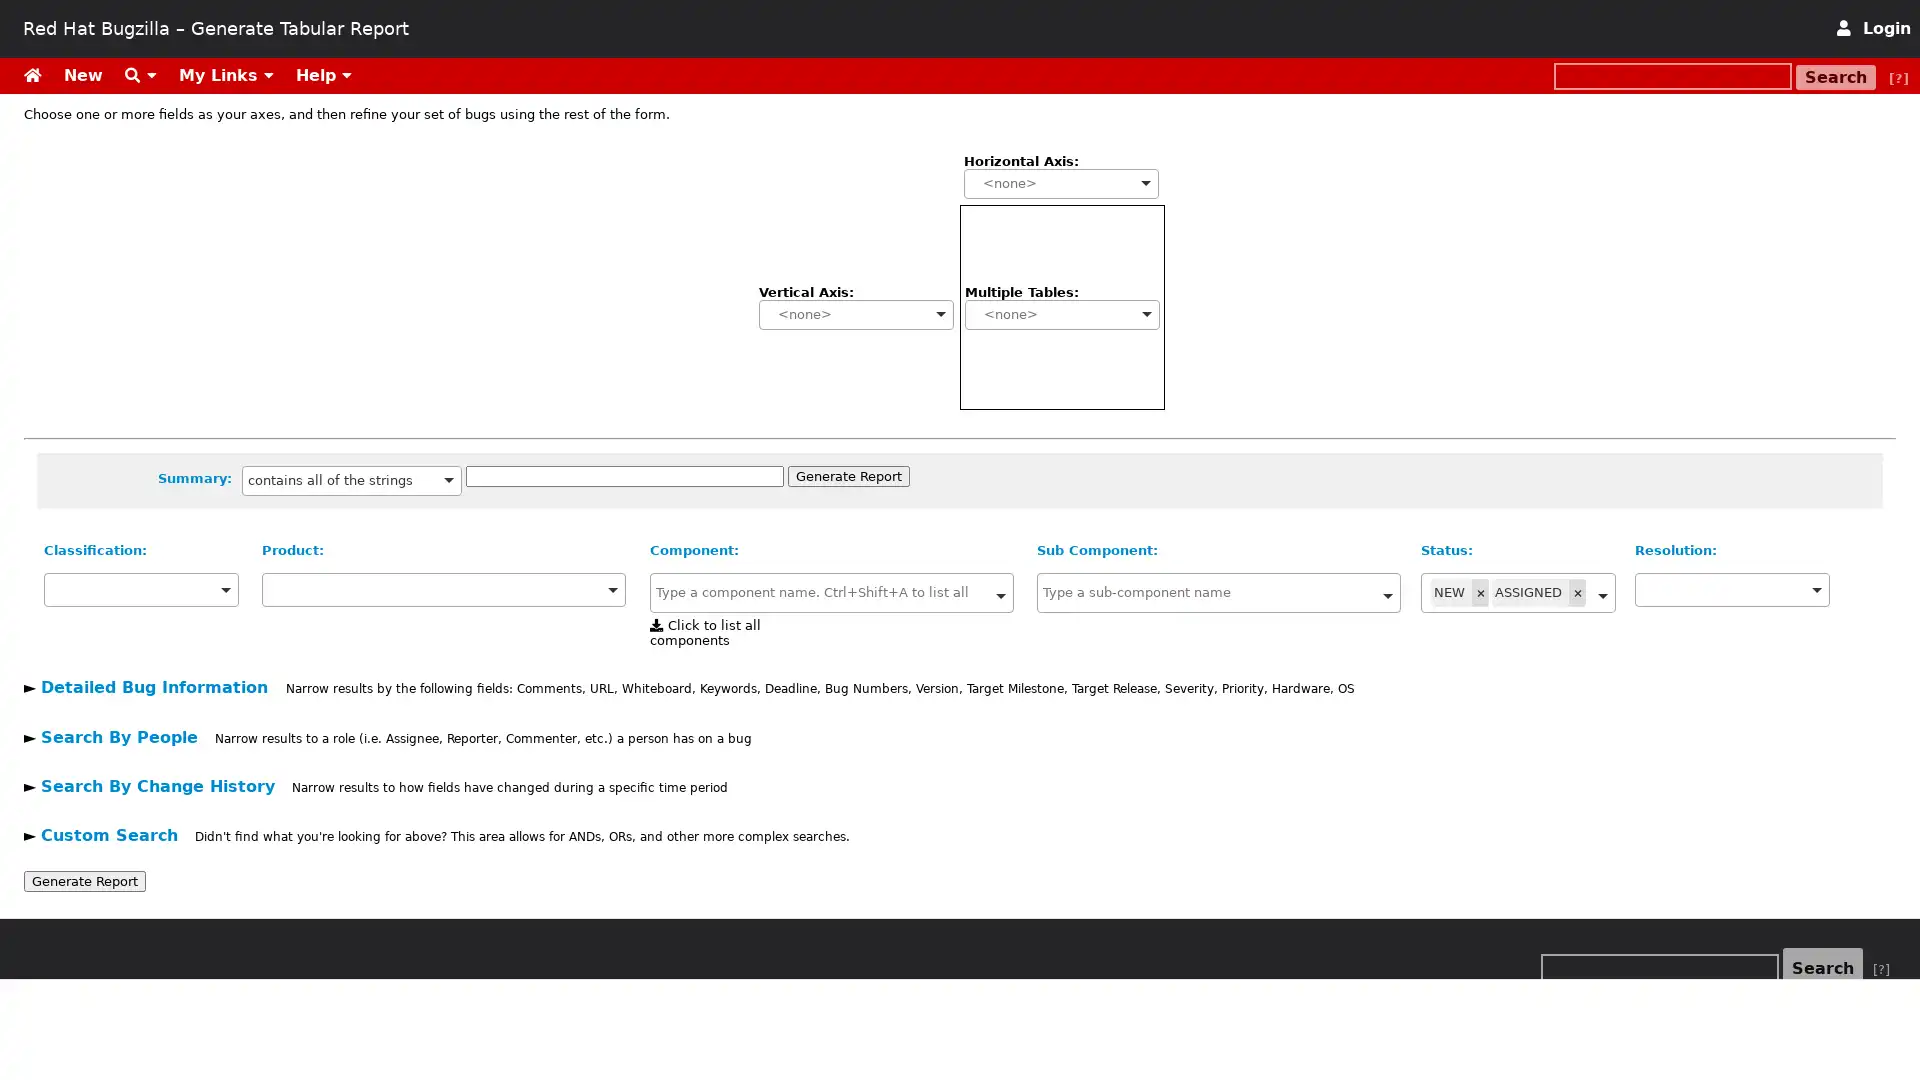 Image resolution: width=1920 pixels, height=1080 pixels. I want to click on Generate Report, so click(84, 879).